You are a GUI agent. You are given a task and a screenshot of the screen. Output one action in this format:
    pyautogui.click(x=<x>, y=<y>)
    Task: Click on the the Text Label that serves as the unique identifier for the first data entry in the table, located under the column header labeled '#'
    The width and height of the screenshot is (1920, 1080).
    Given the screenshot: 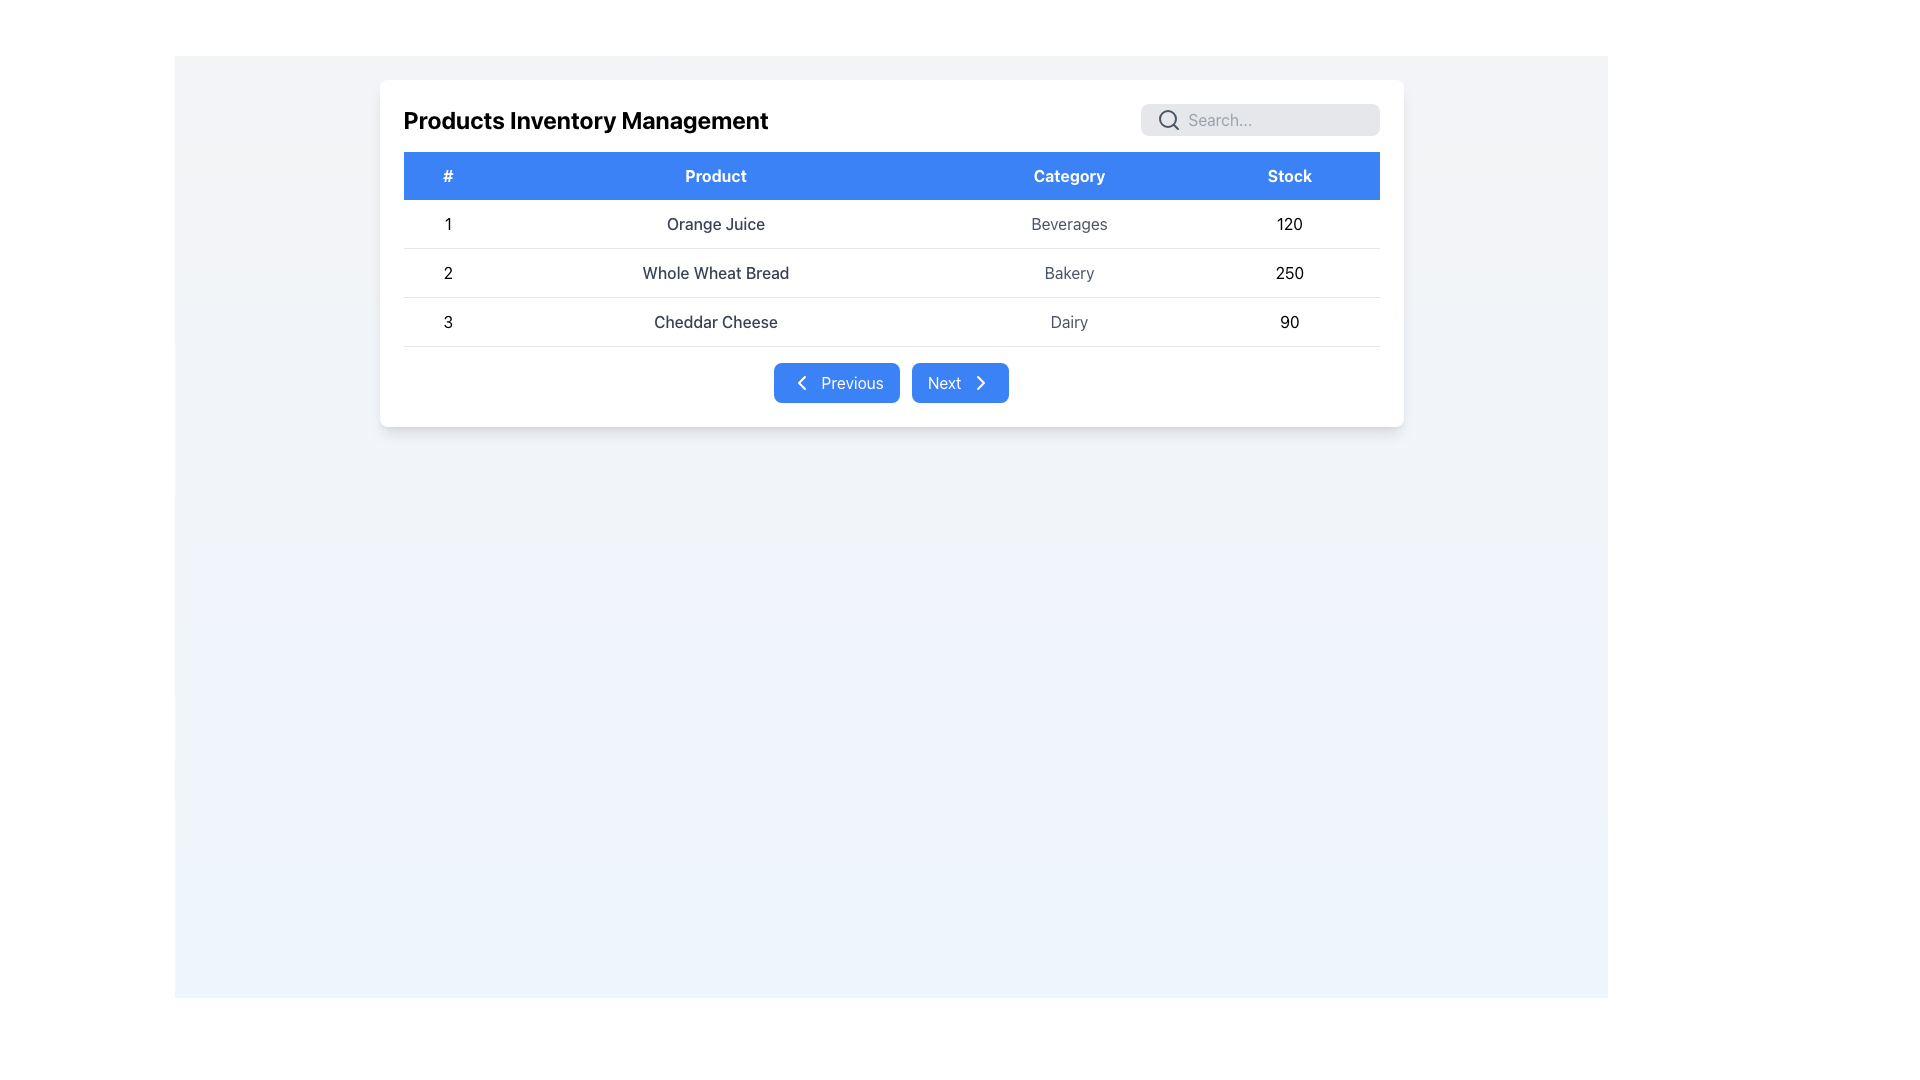 What is the action you would take?
    pyautogui.click(x=447, y=224)
    